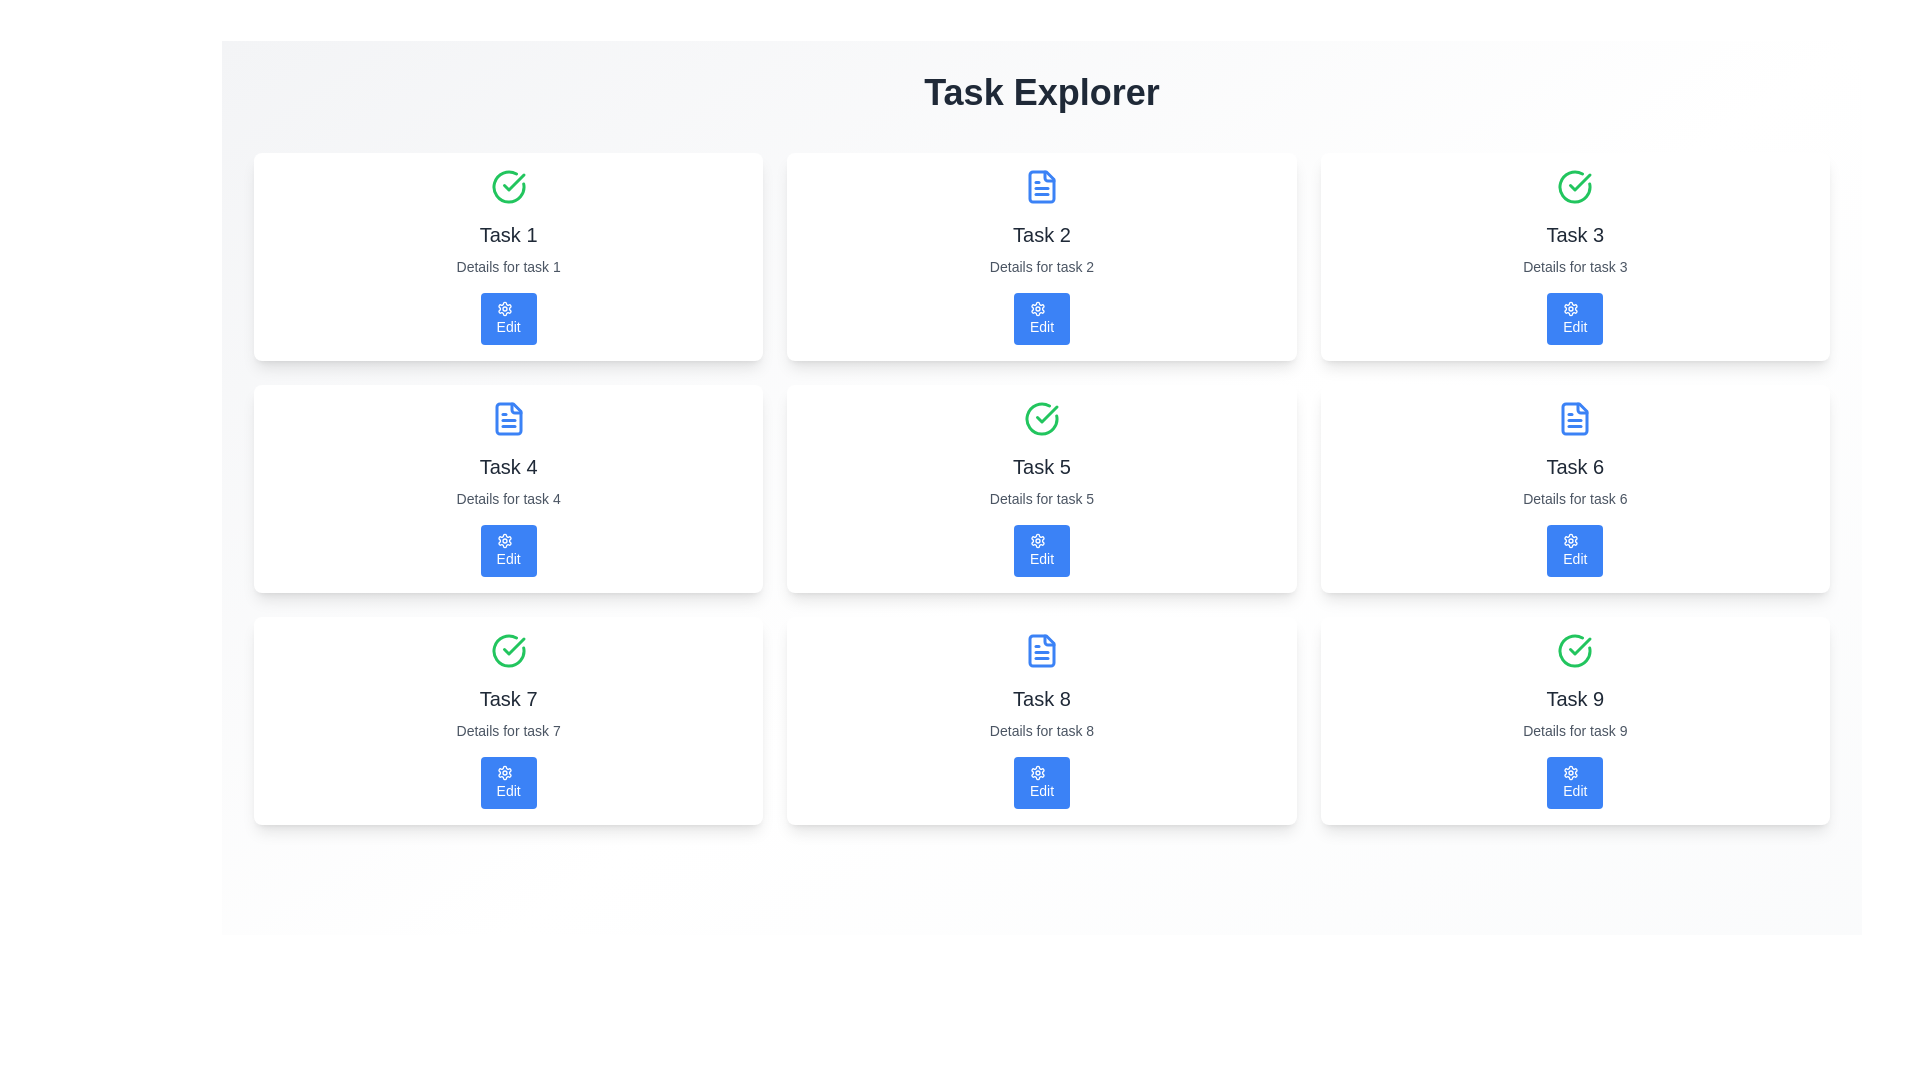 The width and height of the screenshot is (1920, 1080). Describe the element at coordinates (1040, 782) in the screenshot. I see `the 'Edit' button located at the bottom right of the 'Task 8' card, which allows users to edit the details or settings associated with Task 8` at that location.